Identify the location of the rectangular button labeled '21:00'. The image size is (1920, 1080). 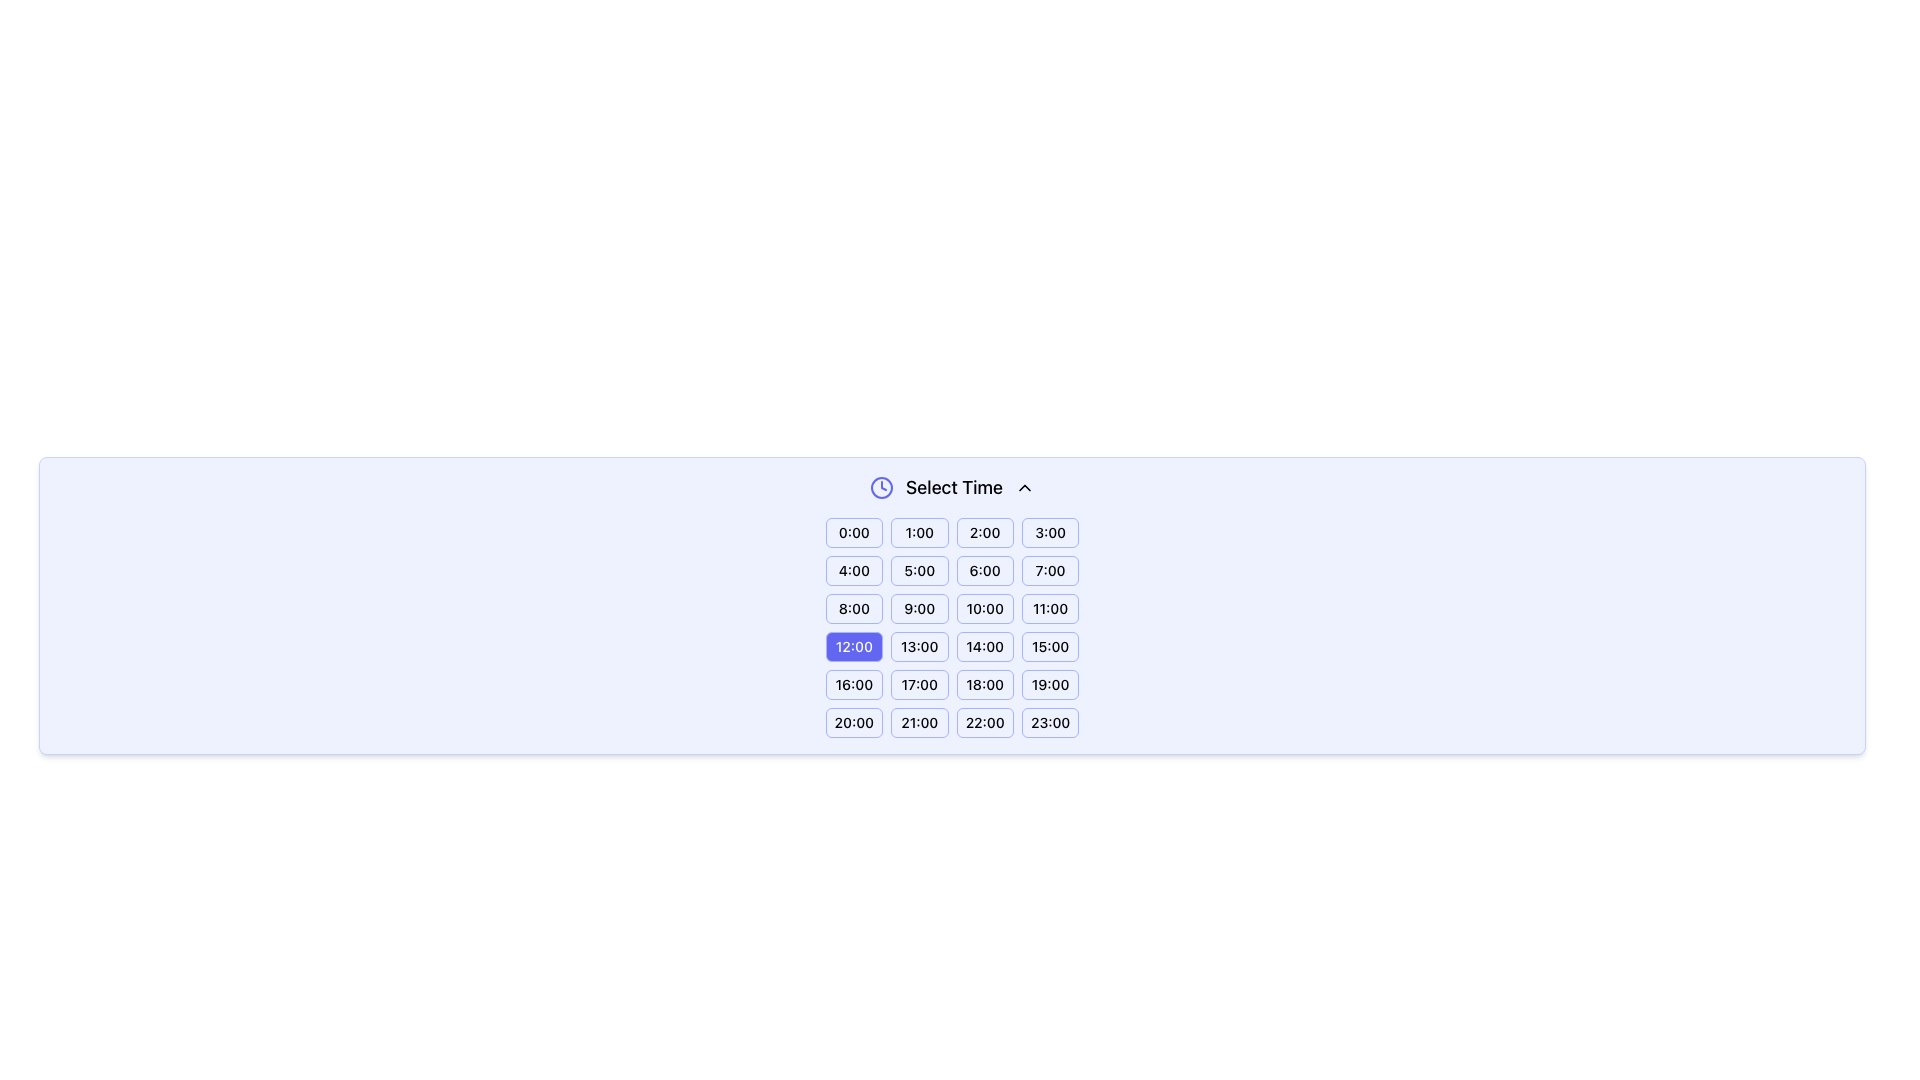
(918, 722).